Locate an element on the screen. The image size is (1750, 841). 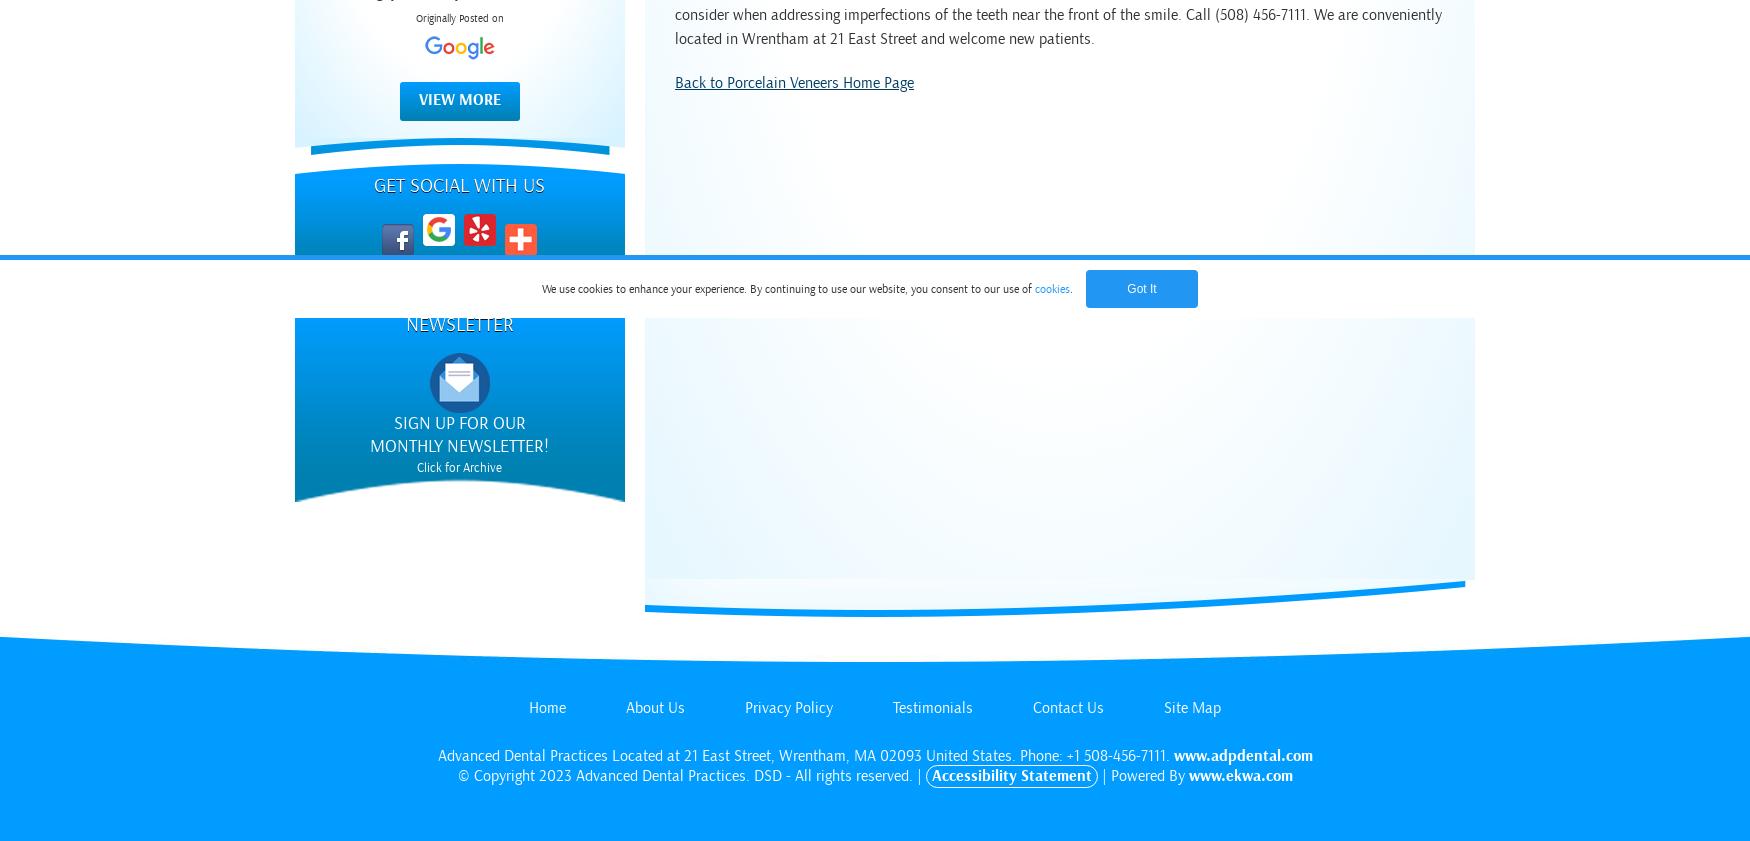
'Privacy Policy' is located at coordinates (788, 707).